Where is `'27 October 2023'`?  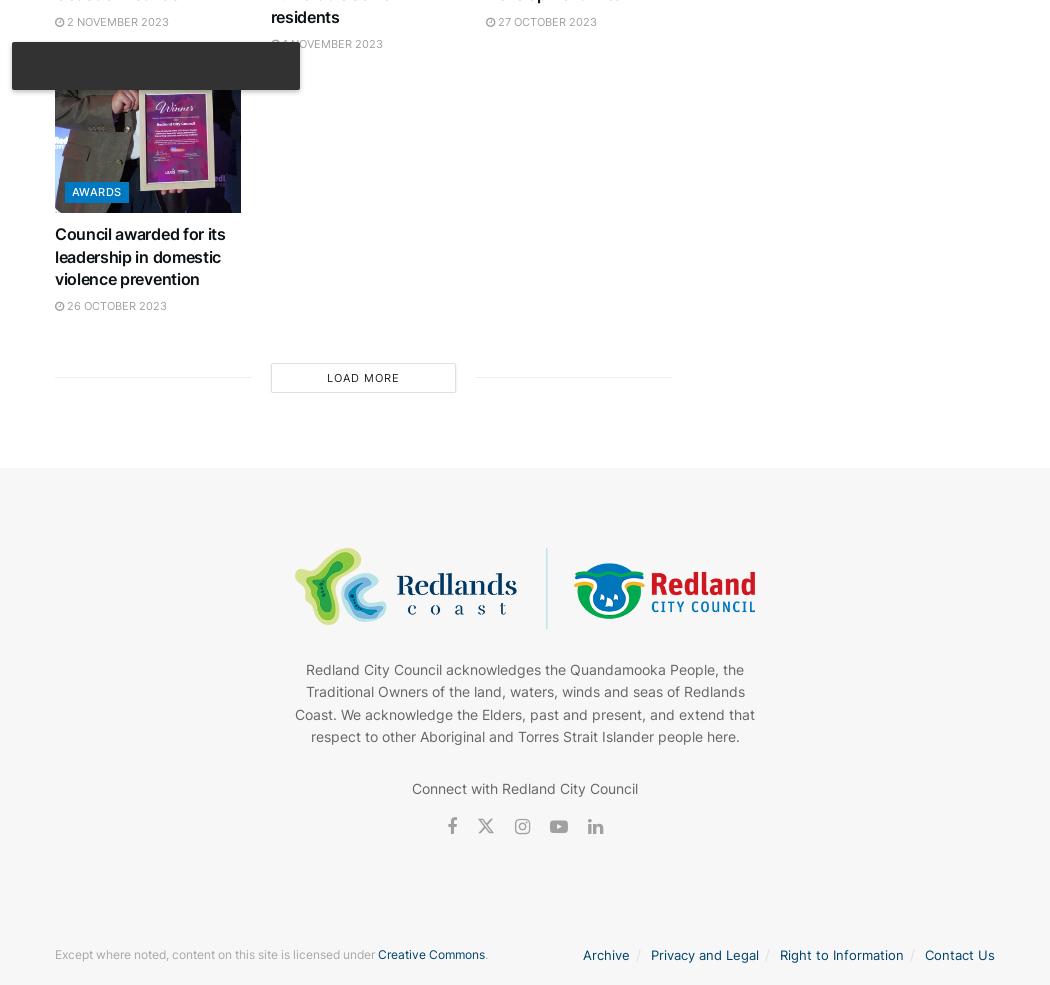 '27 October 2023' is located at coordinates (493, 19).